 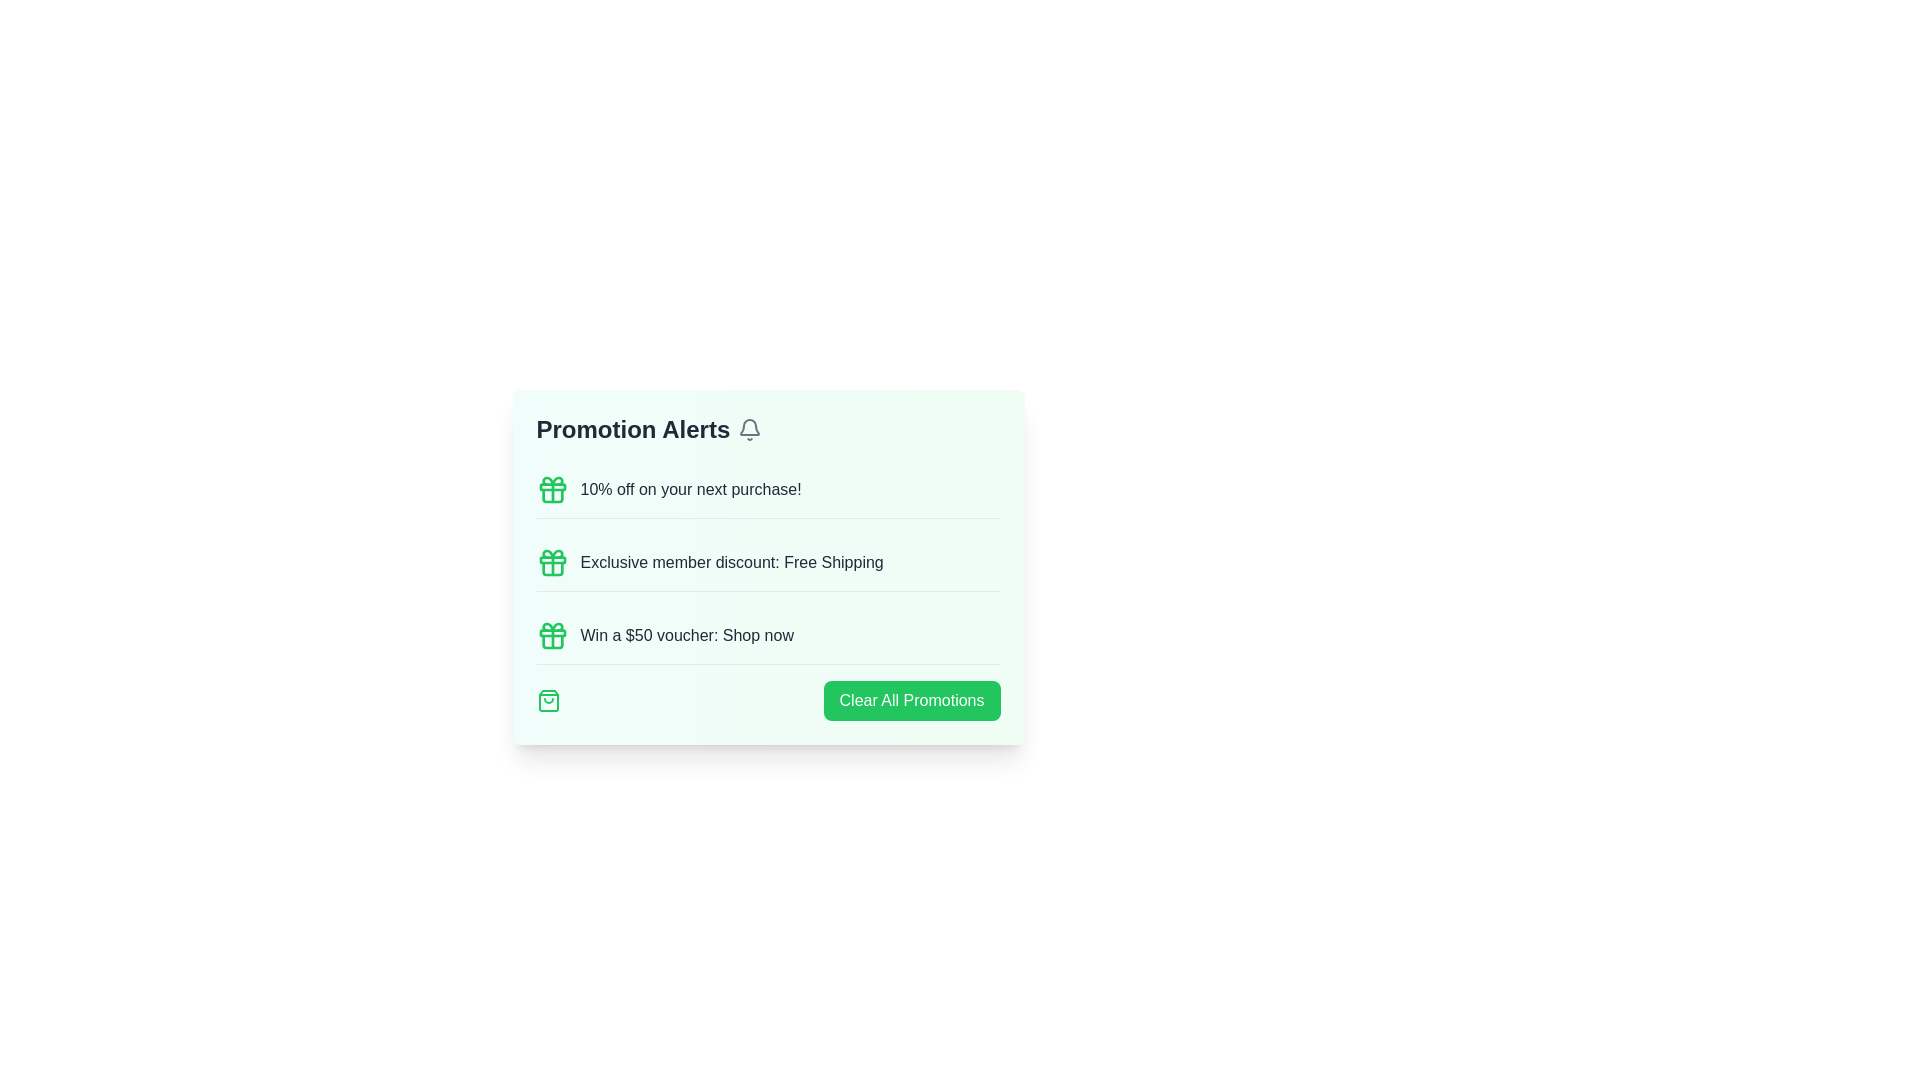 I want to click on the bell-shaped icon with a thin outline and light gray color located next to the 'Promotion Alerts' text, so click(x=749, y=428).